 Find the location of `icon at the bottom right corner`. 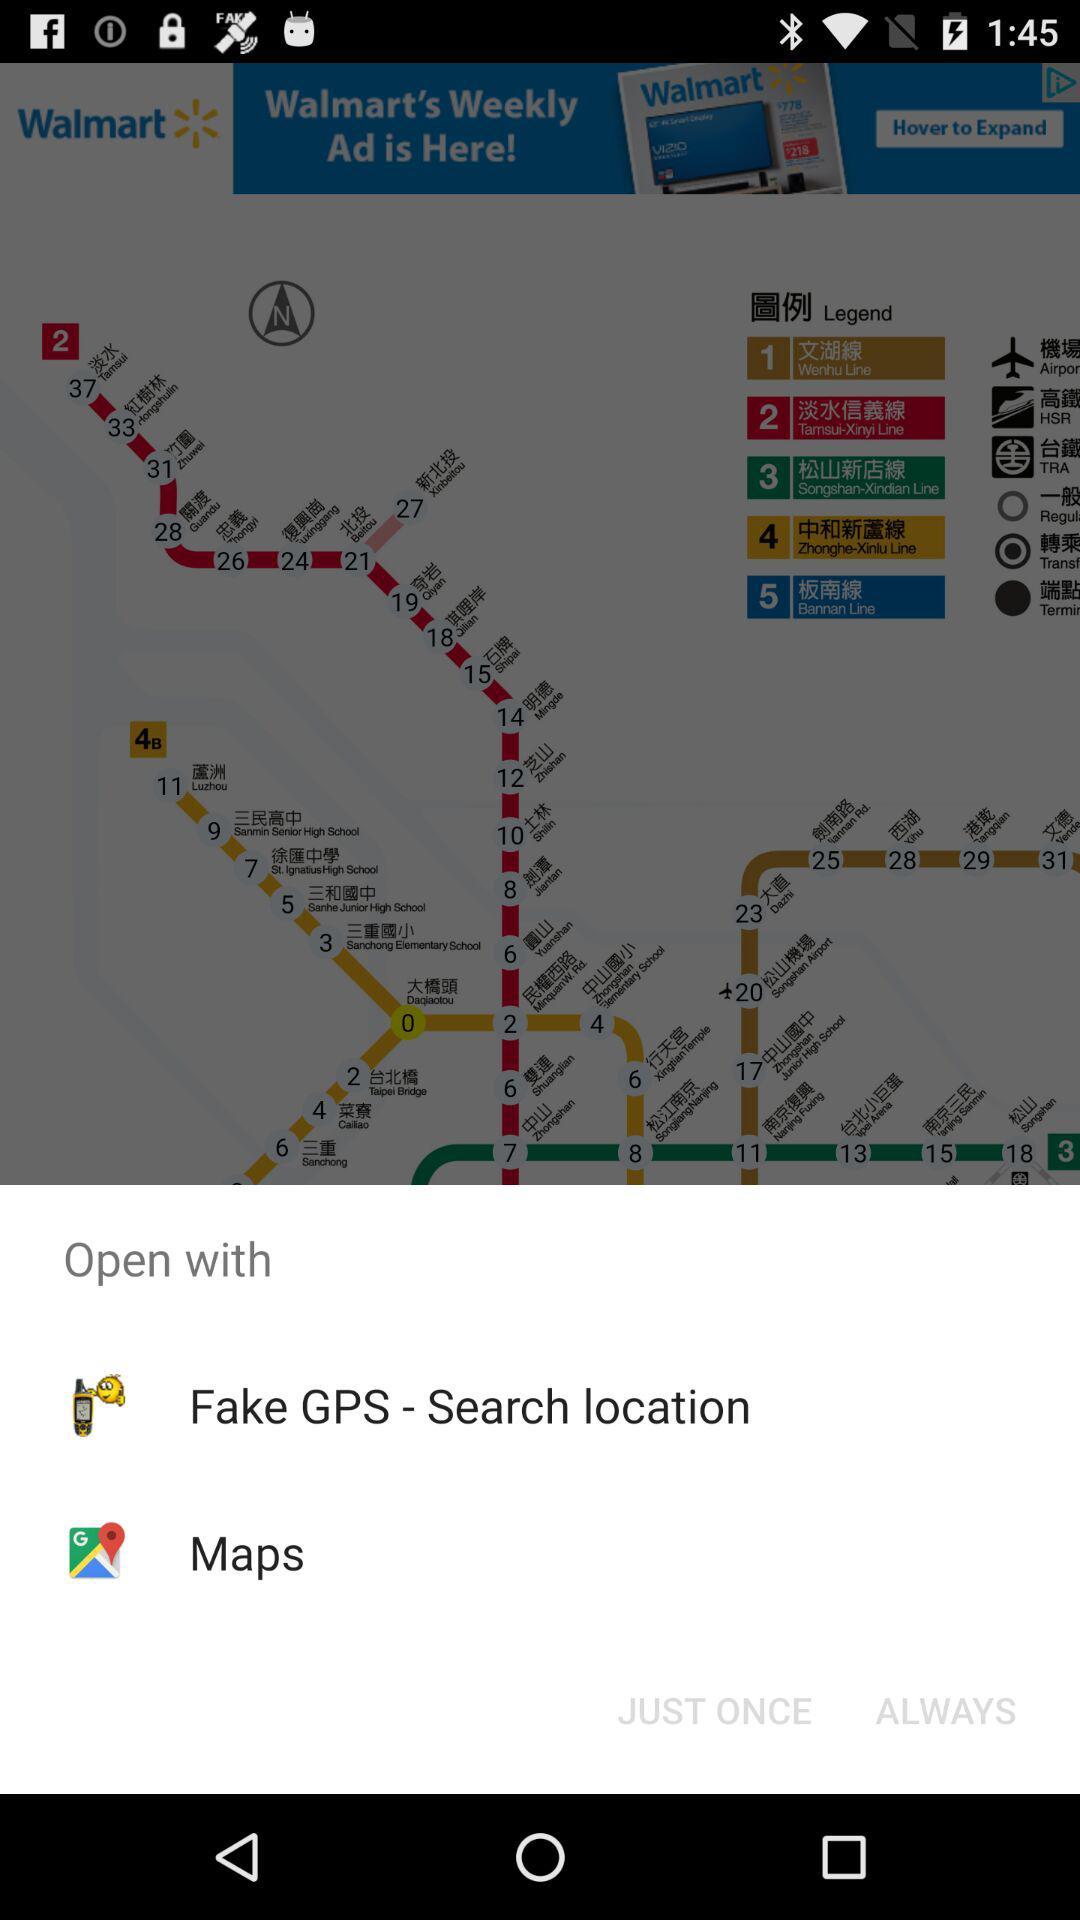

icon at the bottom right corner is located at coordinates (945, 1708).